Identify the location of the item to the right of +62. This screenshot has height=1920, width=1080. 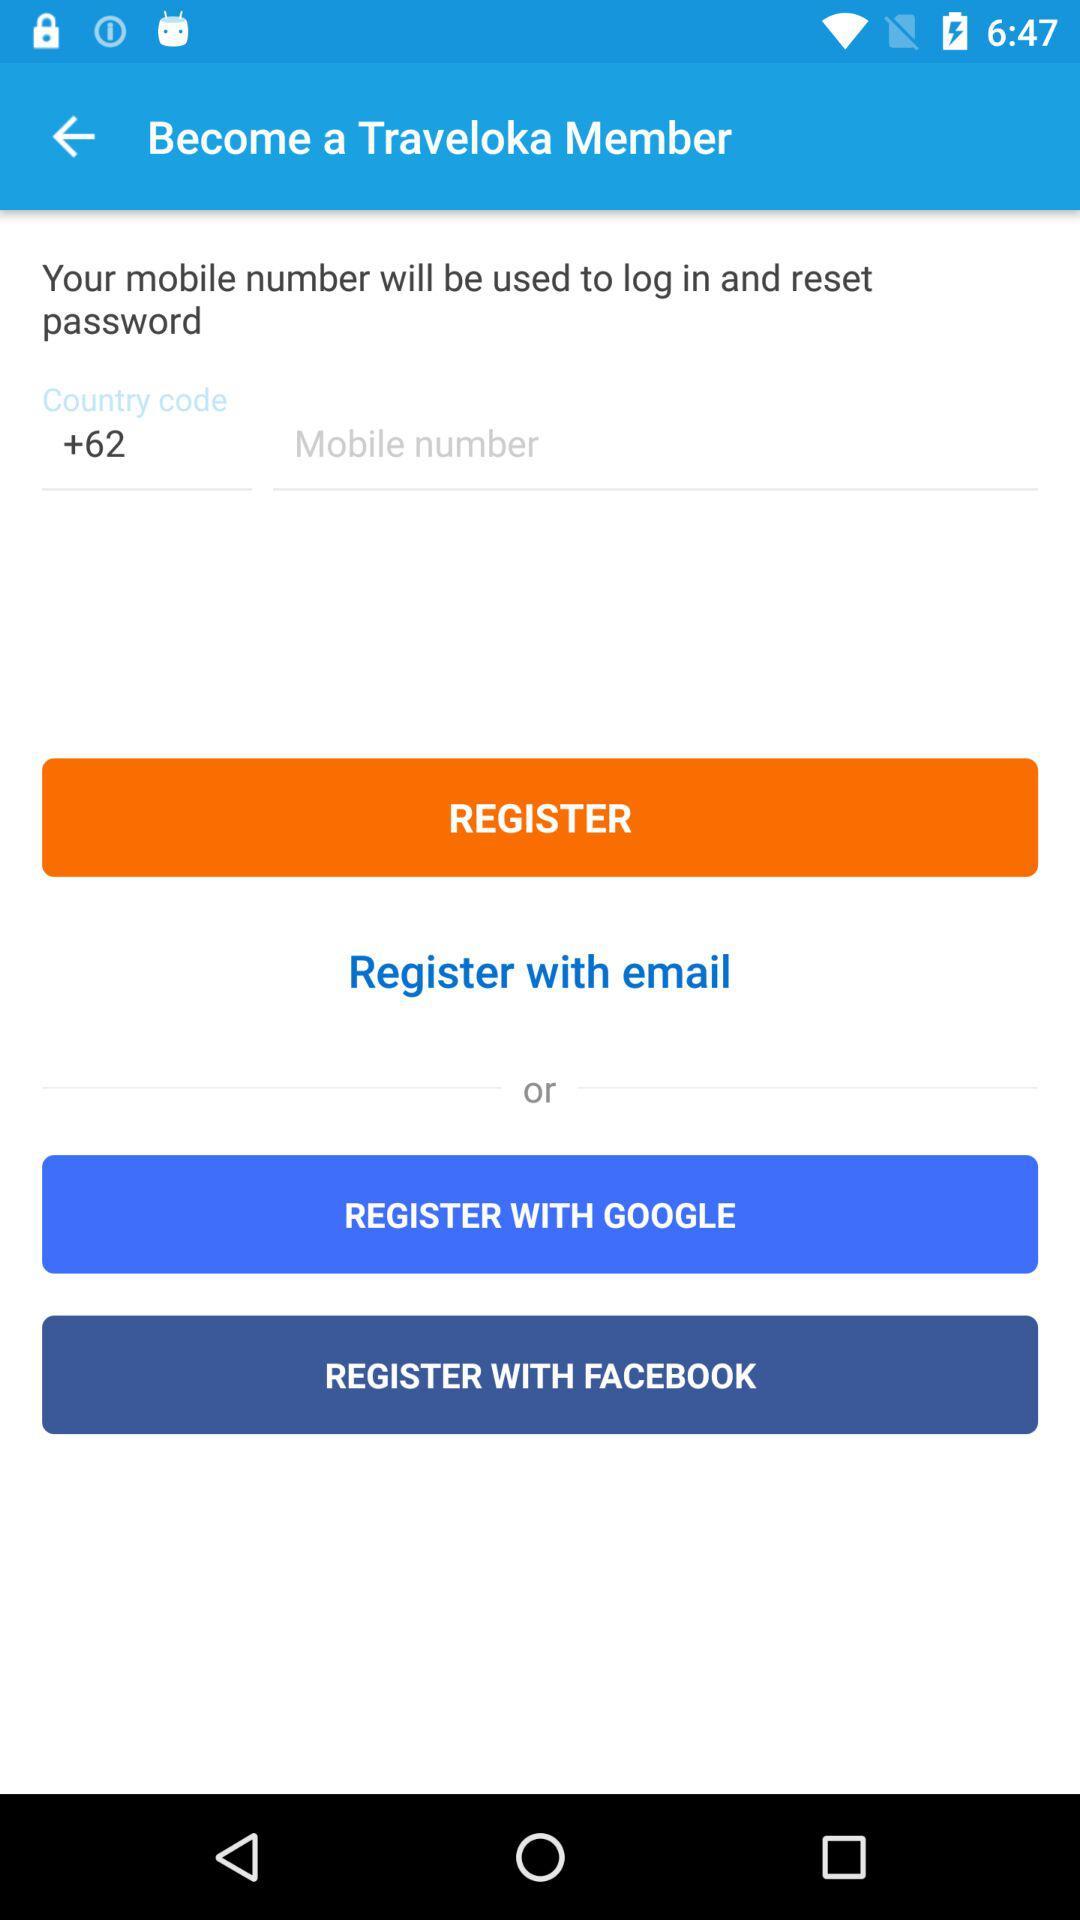
(655, 454).